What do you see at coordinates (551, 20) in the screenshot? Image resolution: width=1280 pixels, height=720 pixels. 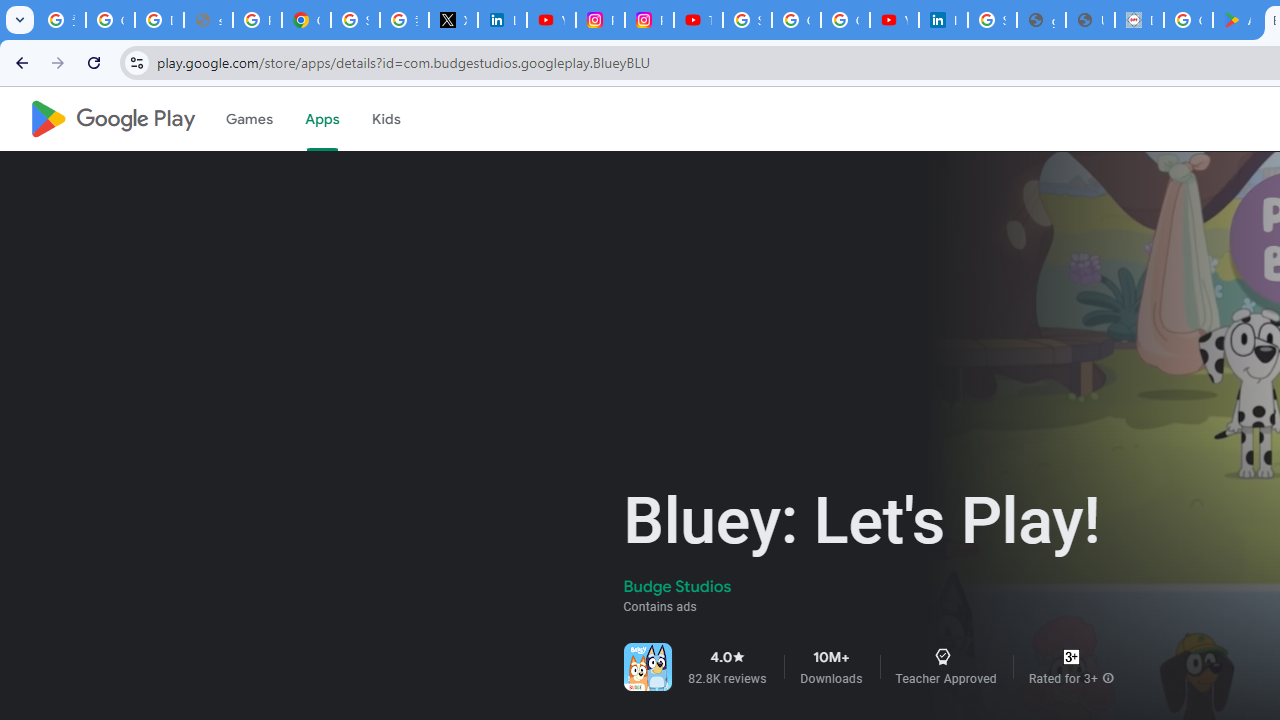 I see `'YouTube Content Monetization Policies - How YouTube Works'` at bounding box center [551, 20].